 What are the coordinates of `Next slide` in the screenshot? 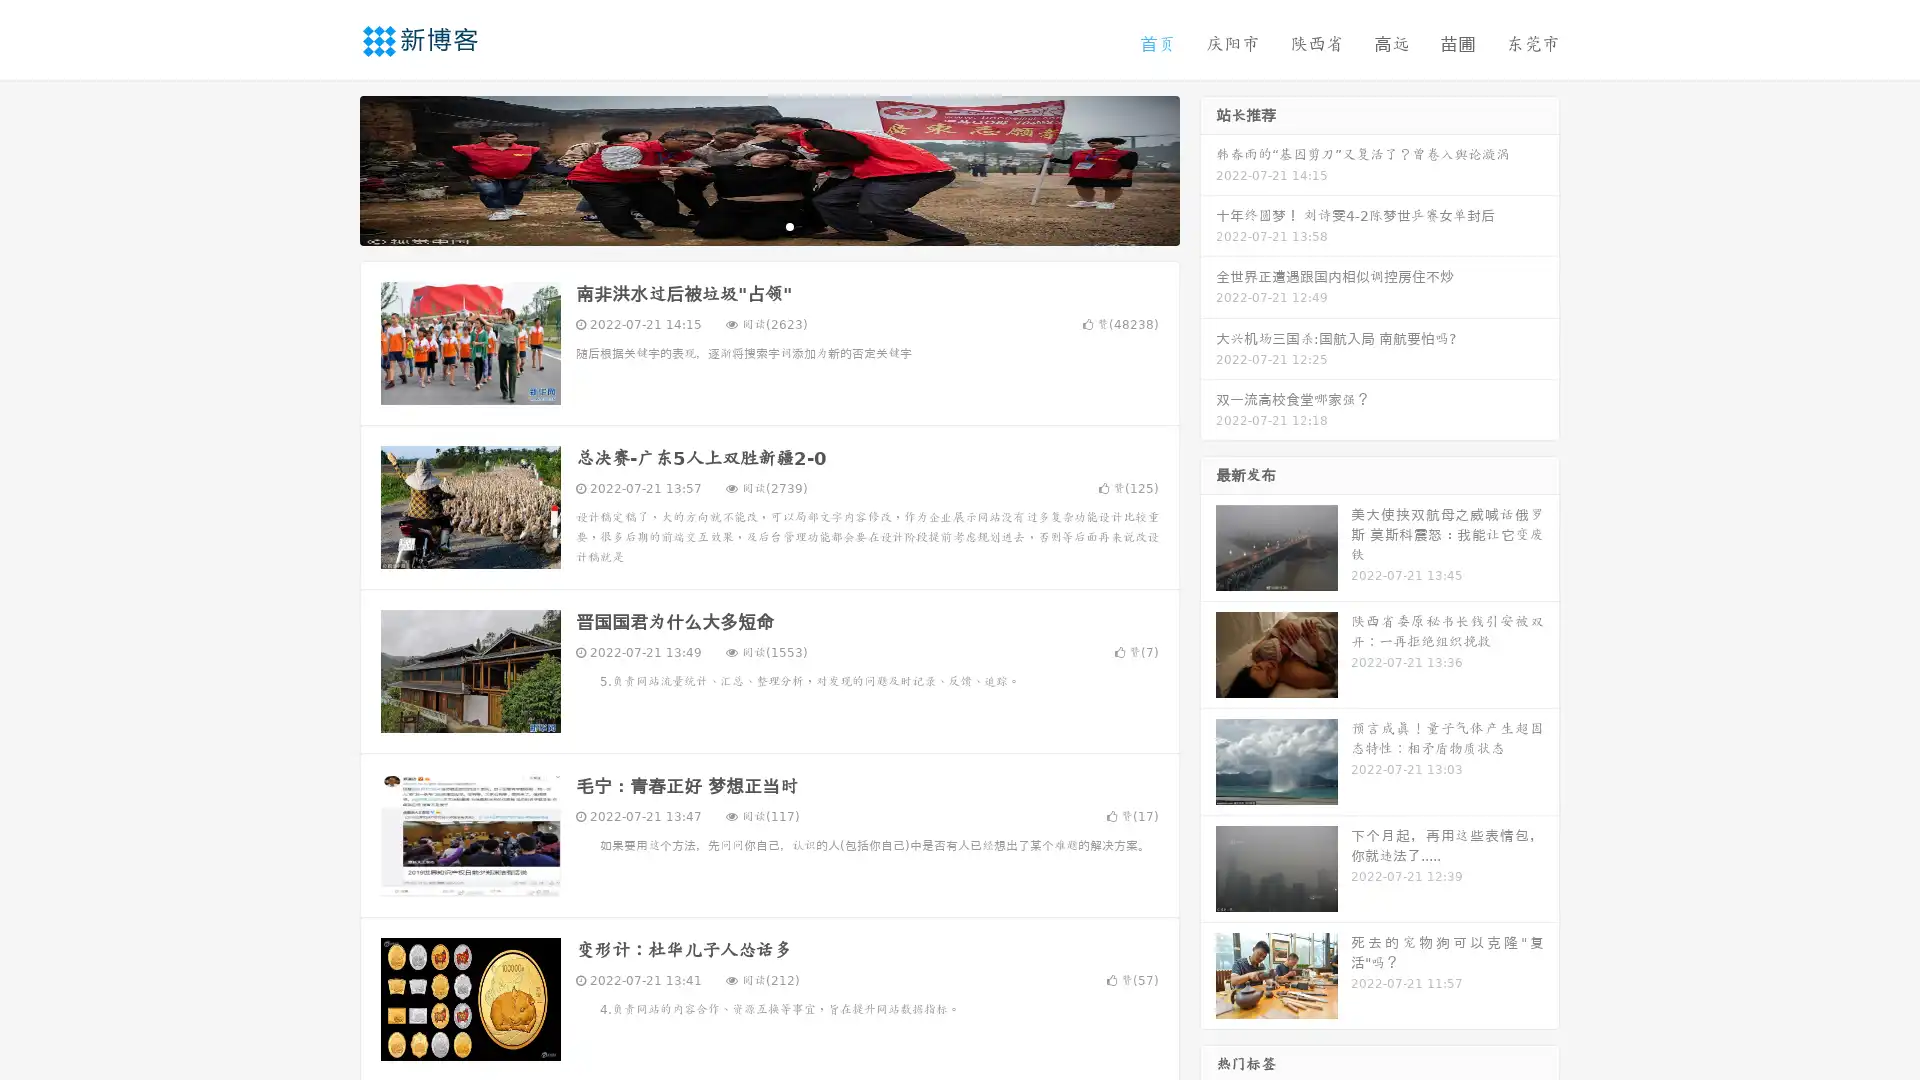 It's located at (1208, 168).